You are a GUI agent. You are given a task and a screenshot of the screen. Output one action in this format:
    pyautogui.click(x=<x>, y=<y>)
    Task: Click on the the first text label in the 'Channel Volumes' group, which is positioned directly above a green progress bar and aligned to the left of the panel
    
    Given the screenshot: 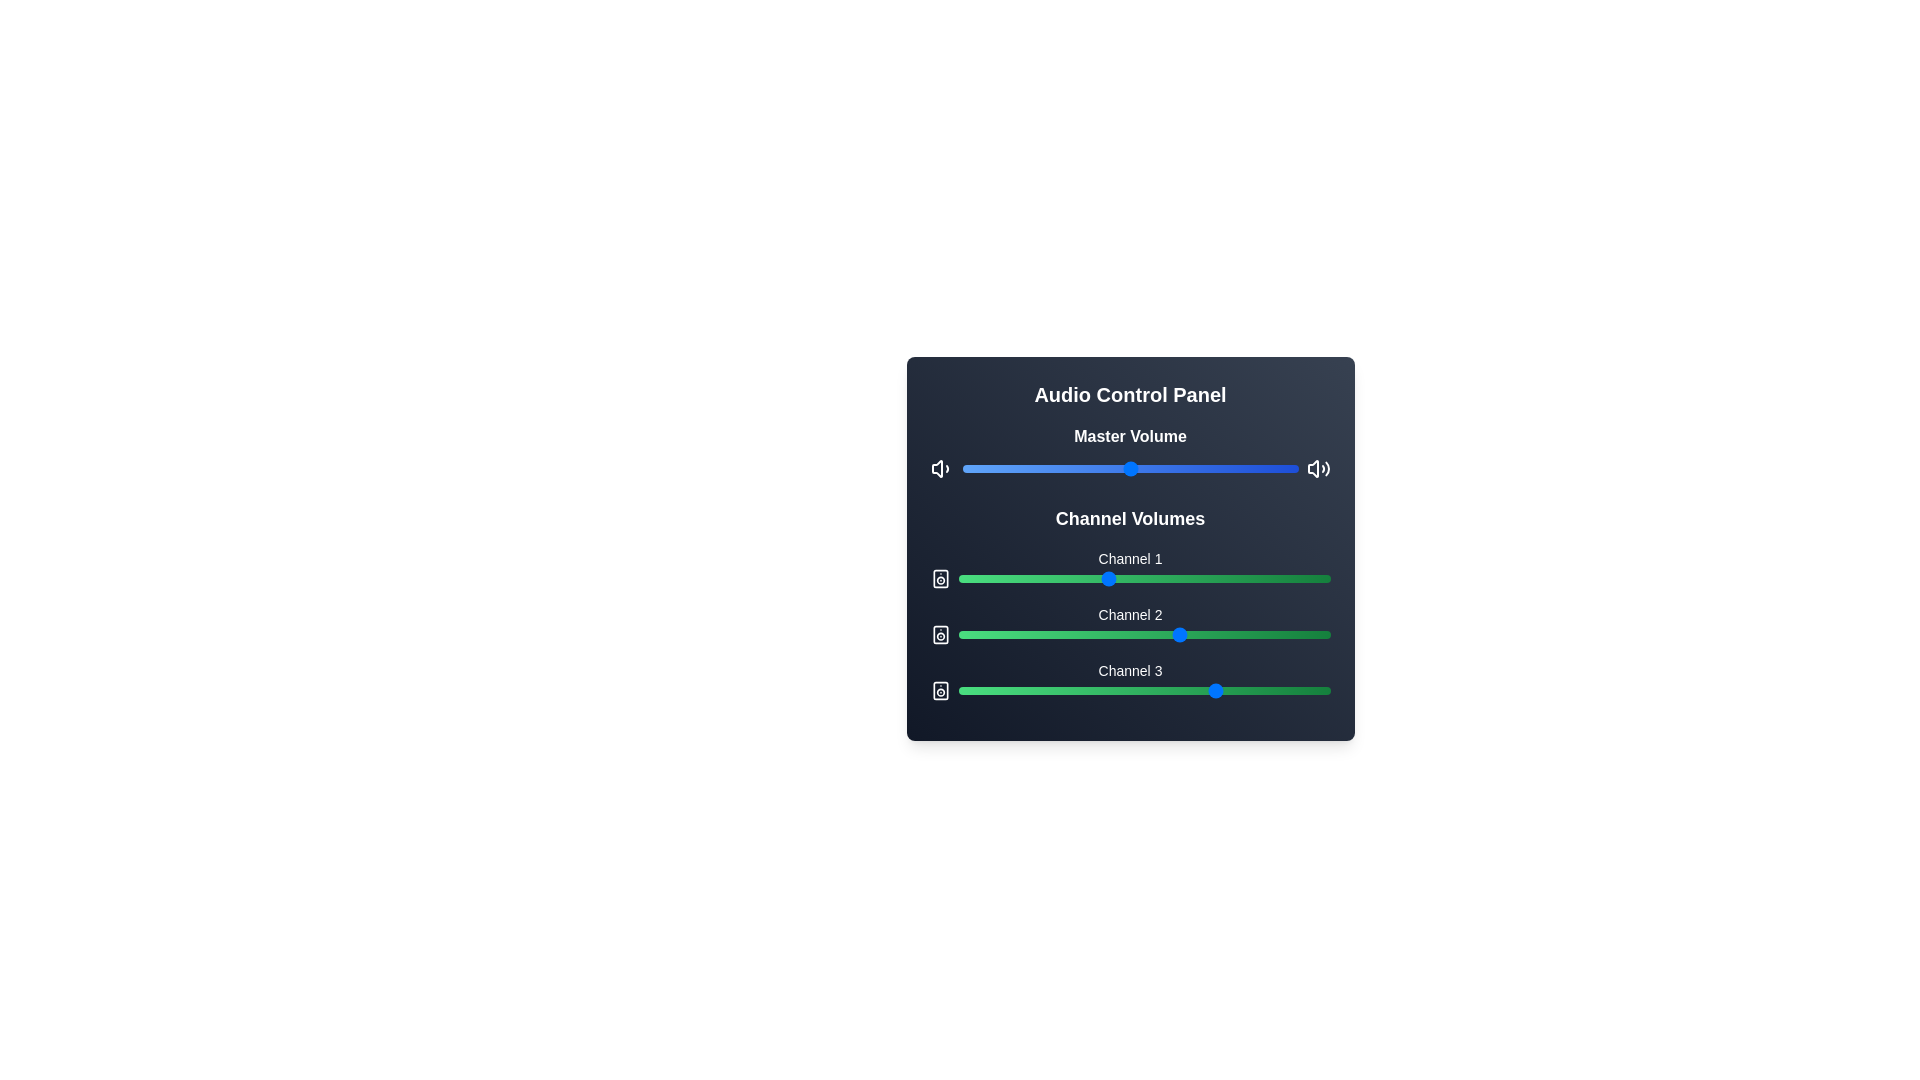 What is the action you would take?
    pyautogui.click(x=1130, y=559)
    